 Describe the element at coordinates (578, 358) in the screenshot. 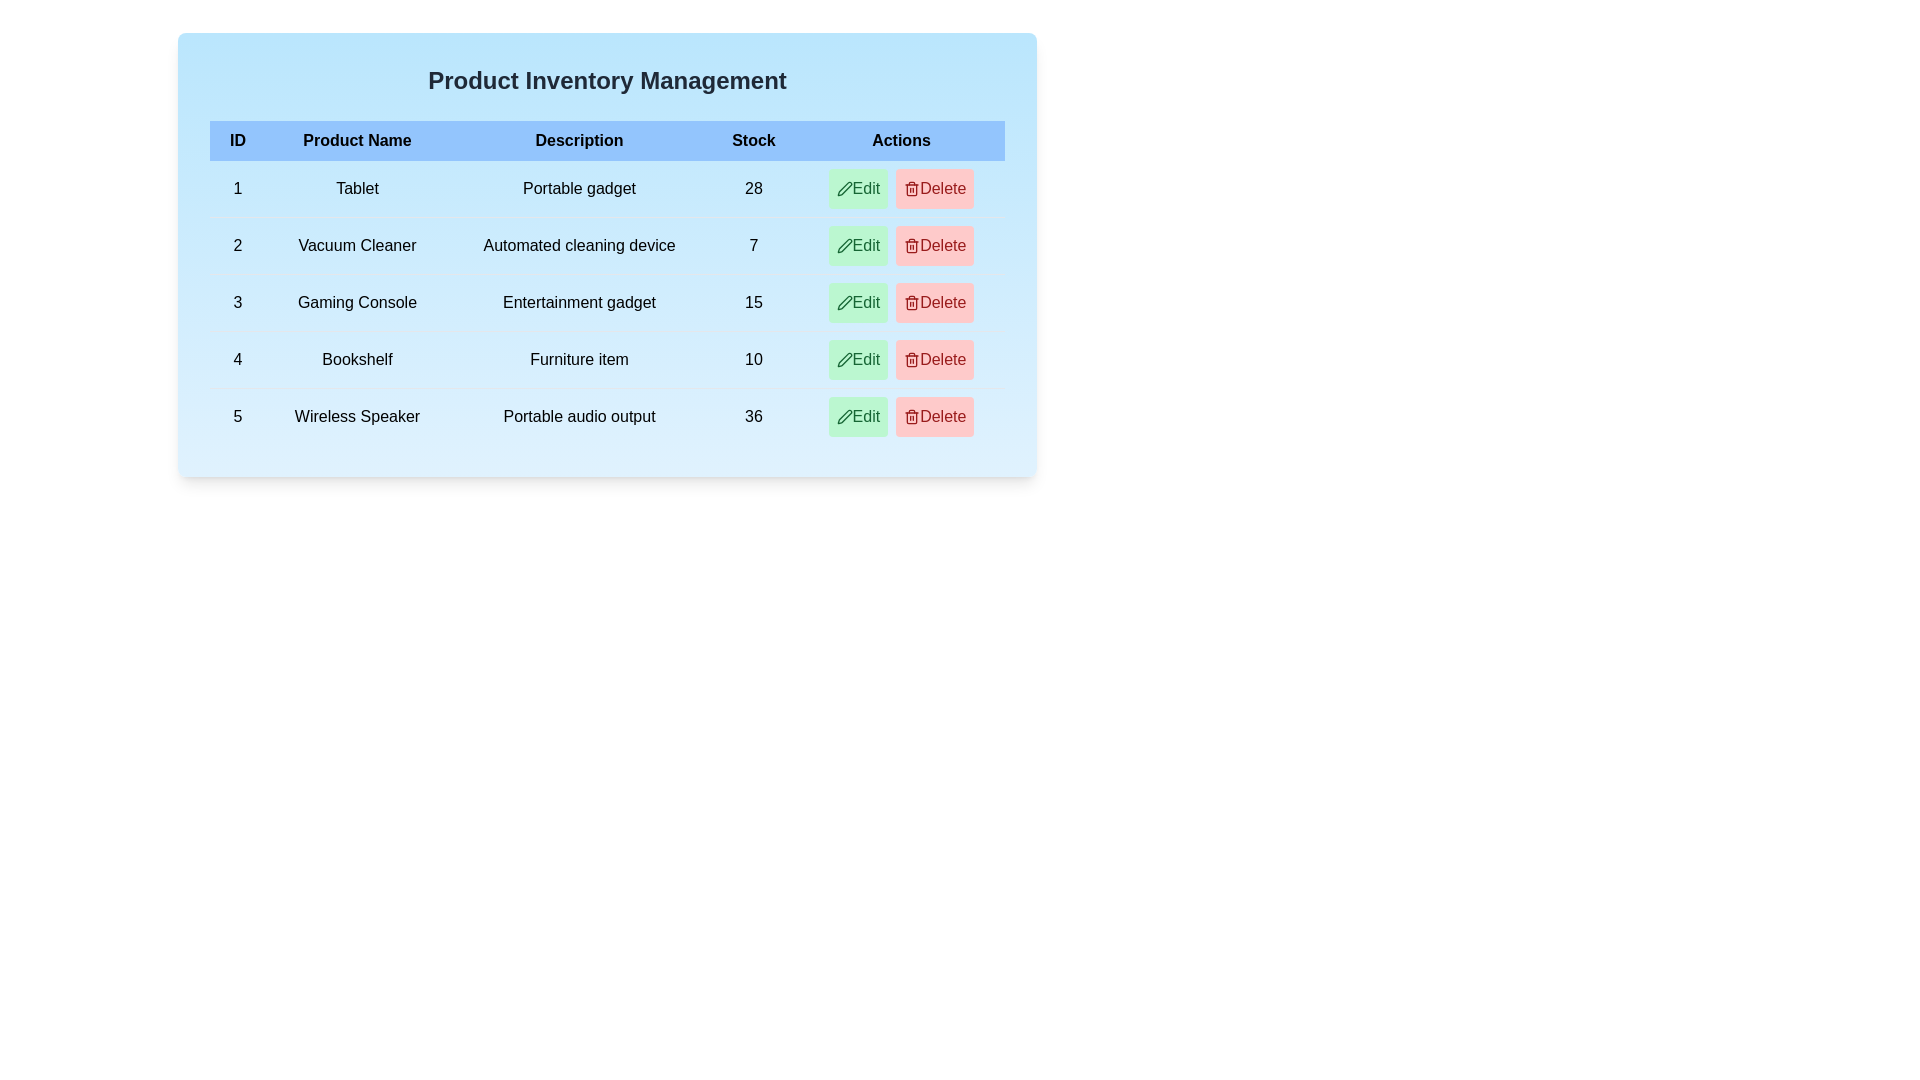

I see `the 'Description' text label in the fourth row of the table, which provides details about the 'Bookshelf' product` at that location.